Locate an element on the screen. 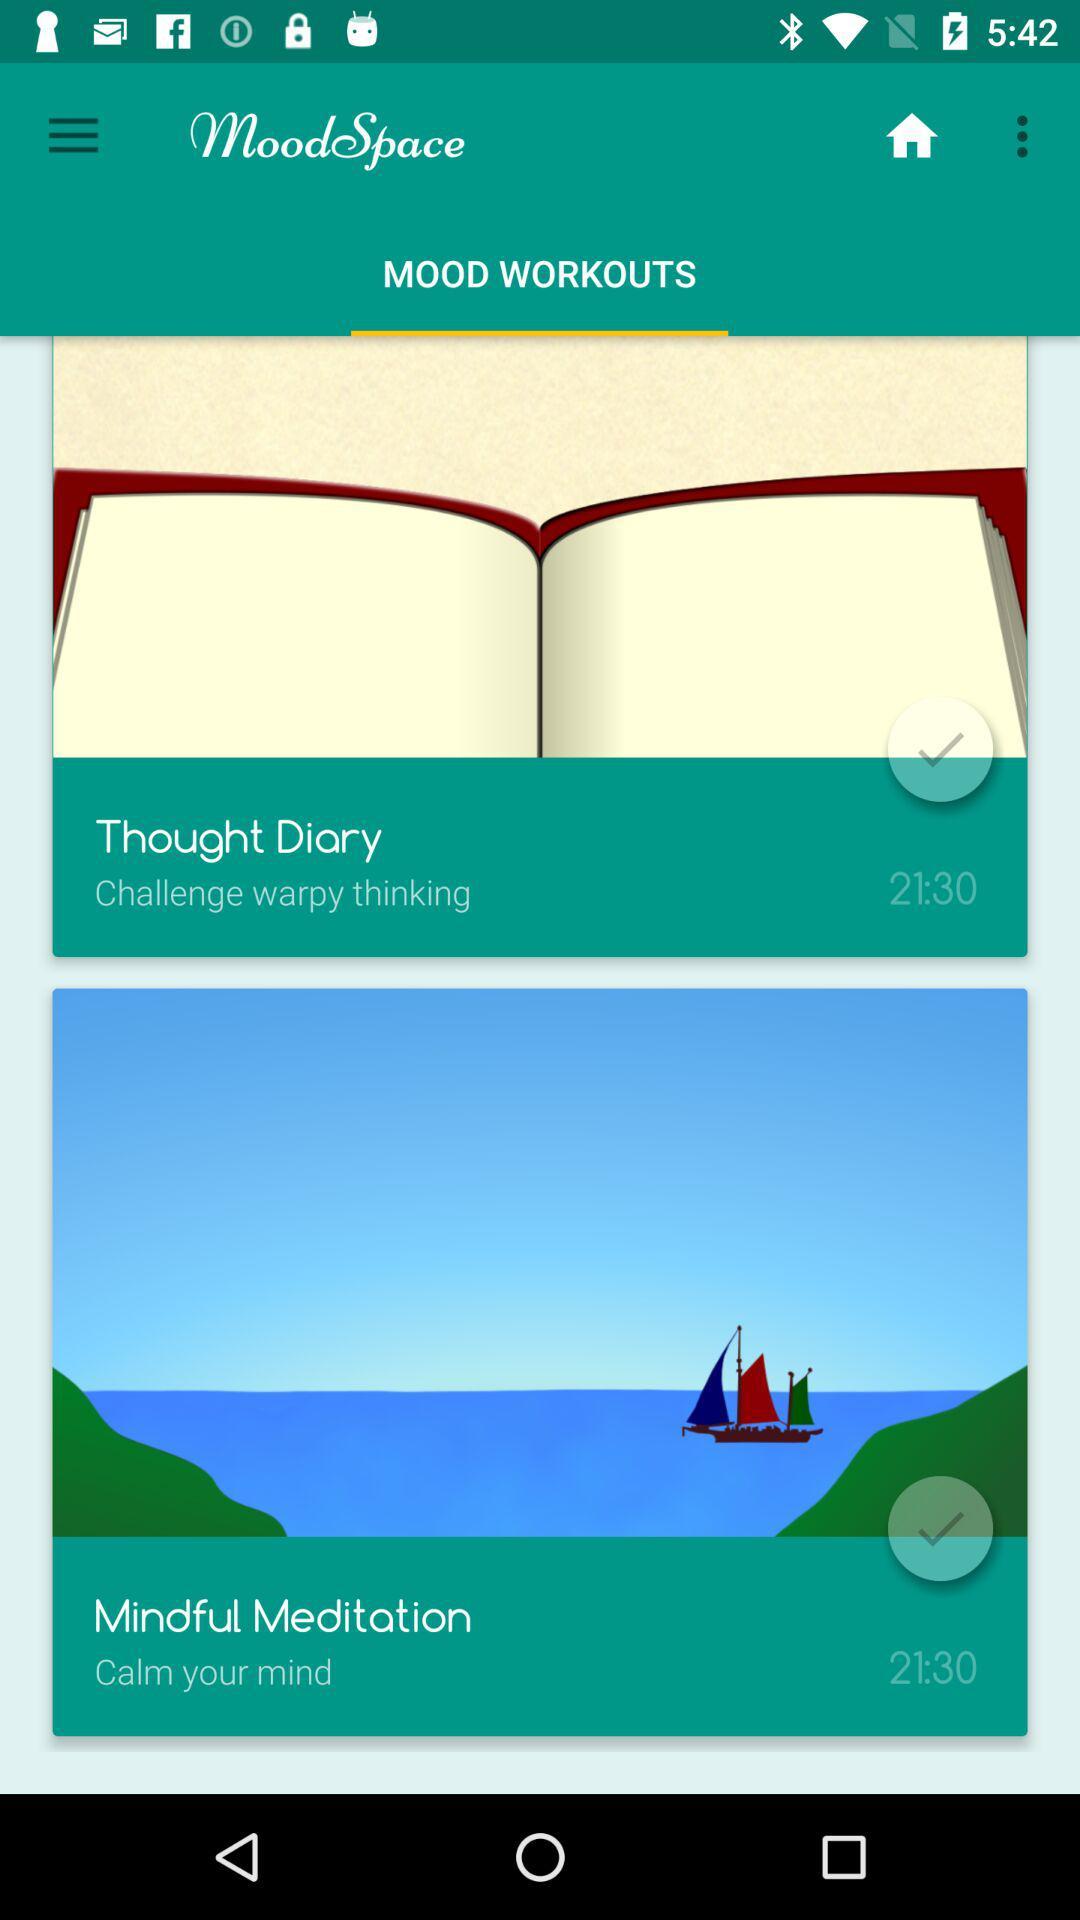 This screenshot has width=1080, height=1920. diary is located at coordinates (940, 748).